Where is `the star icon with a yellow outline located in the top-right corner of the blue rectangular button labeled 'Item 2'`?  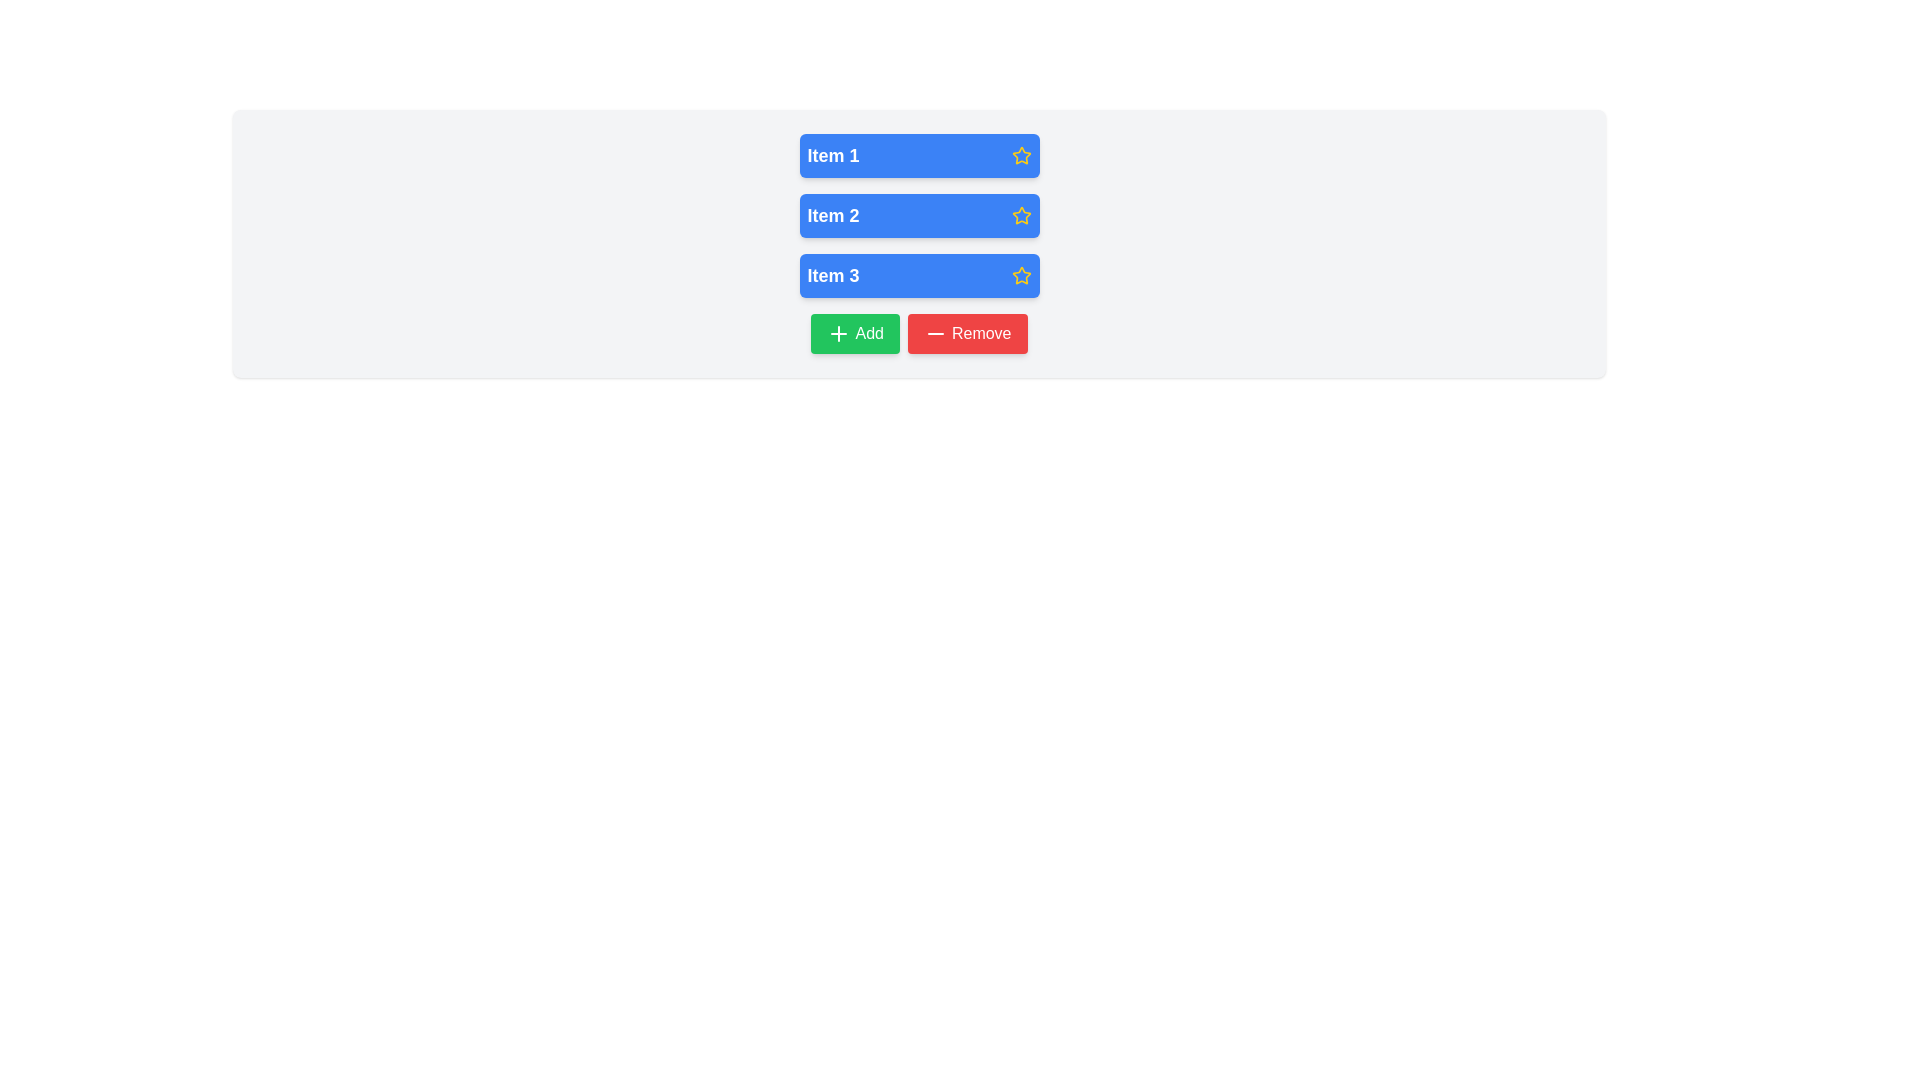
the star icon with a yellow outline located in the top-right corner of the blue rectangular button labeled 'Item 2' is located at coordinates (1021, 215).